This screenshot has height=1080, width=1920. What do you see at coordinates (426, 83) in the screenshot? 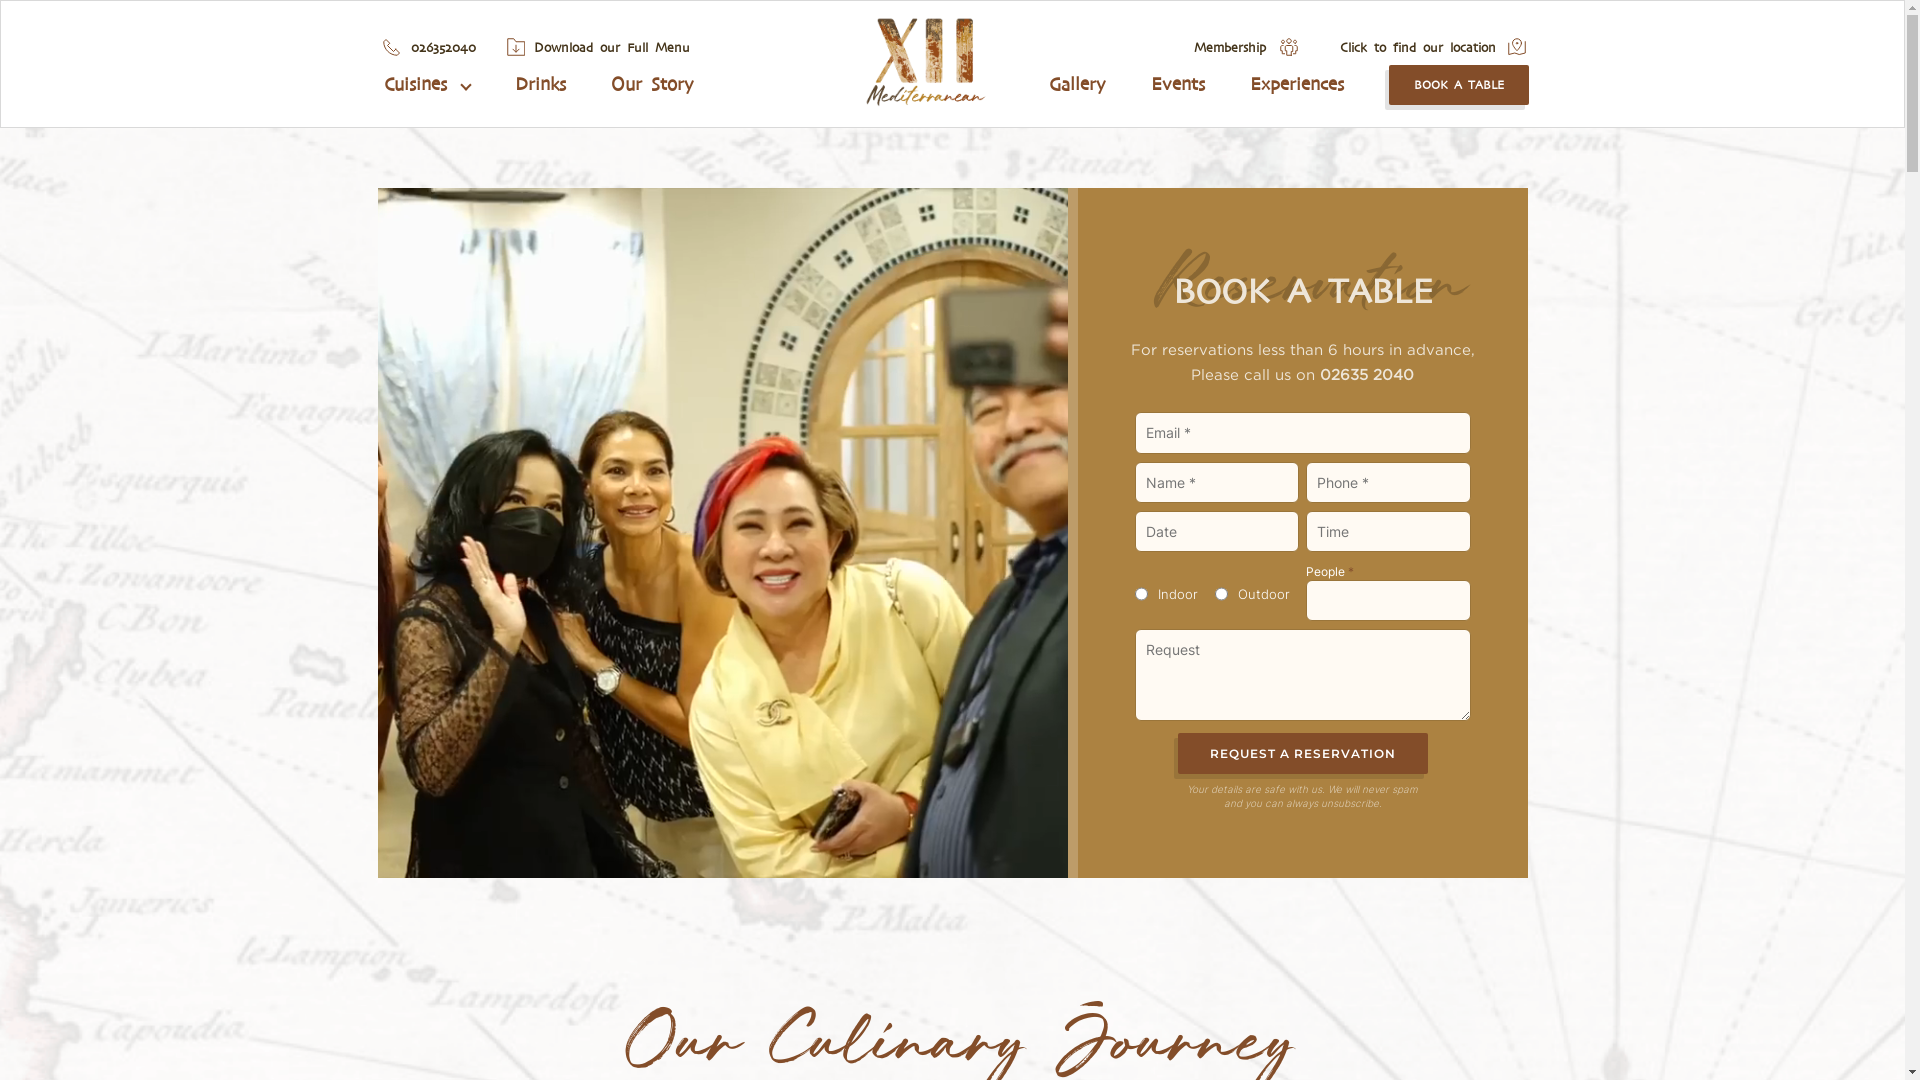
I see `'Cuisines'` at bounding box center [426, 83].